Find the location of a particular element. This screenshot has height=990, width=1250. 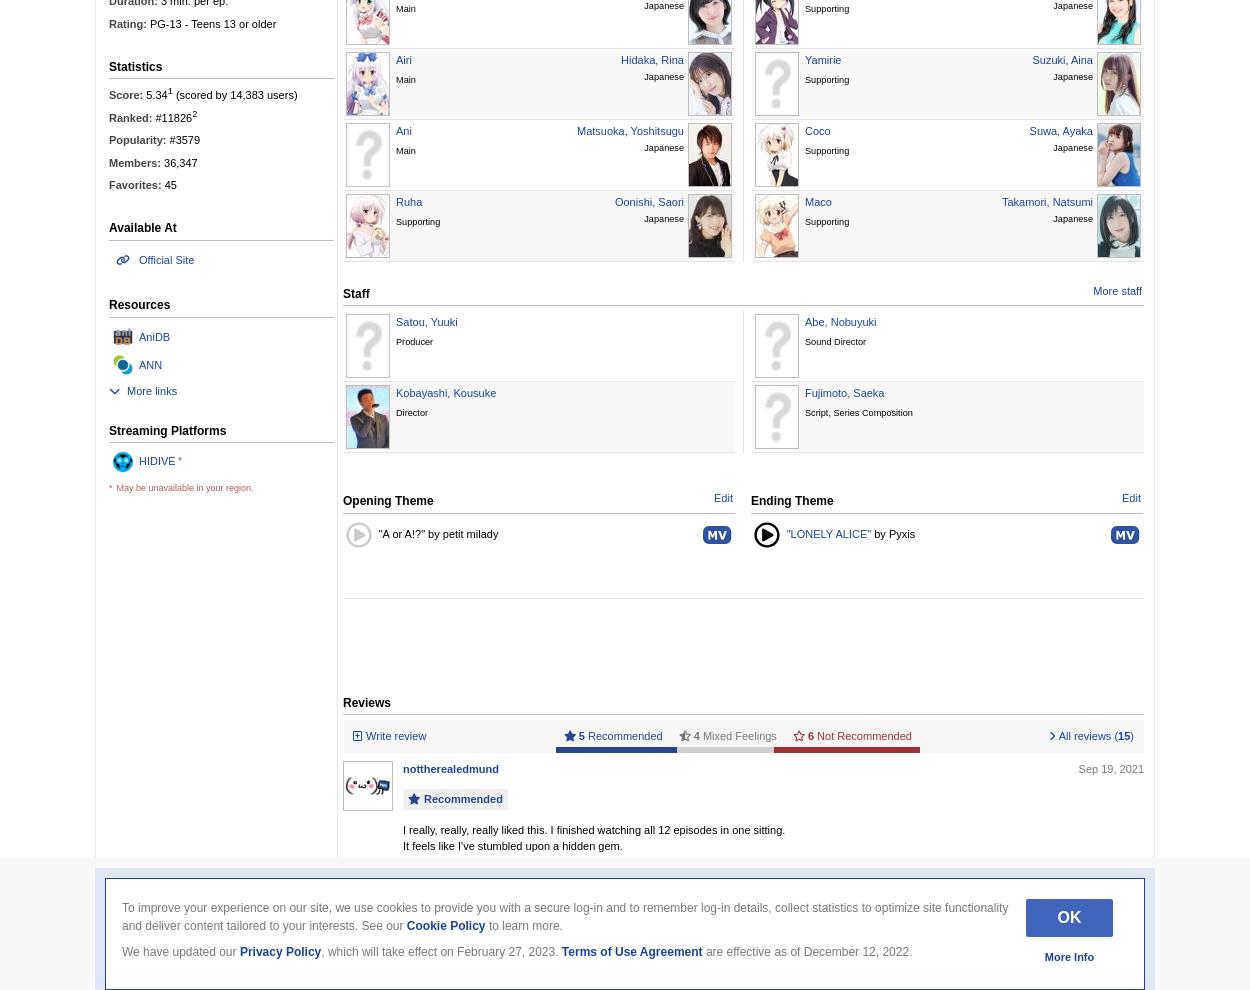

'Write review' is located at coordinates (394, 734).